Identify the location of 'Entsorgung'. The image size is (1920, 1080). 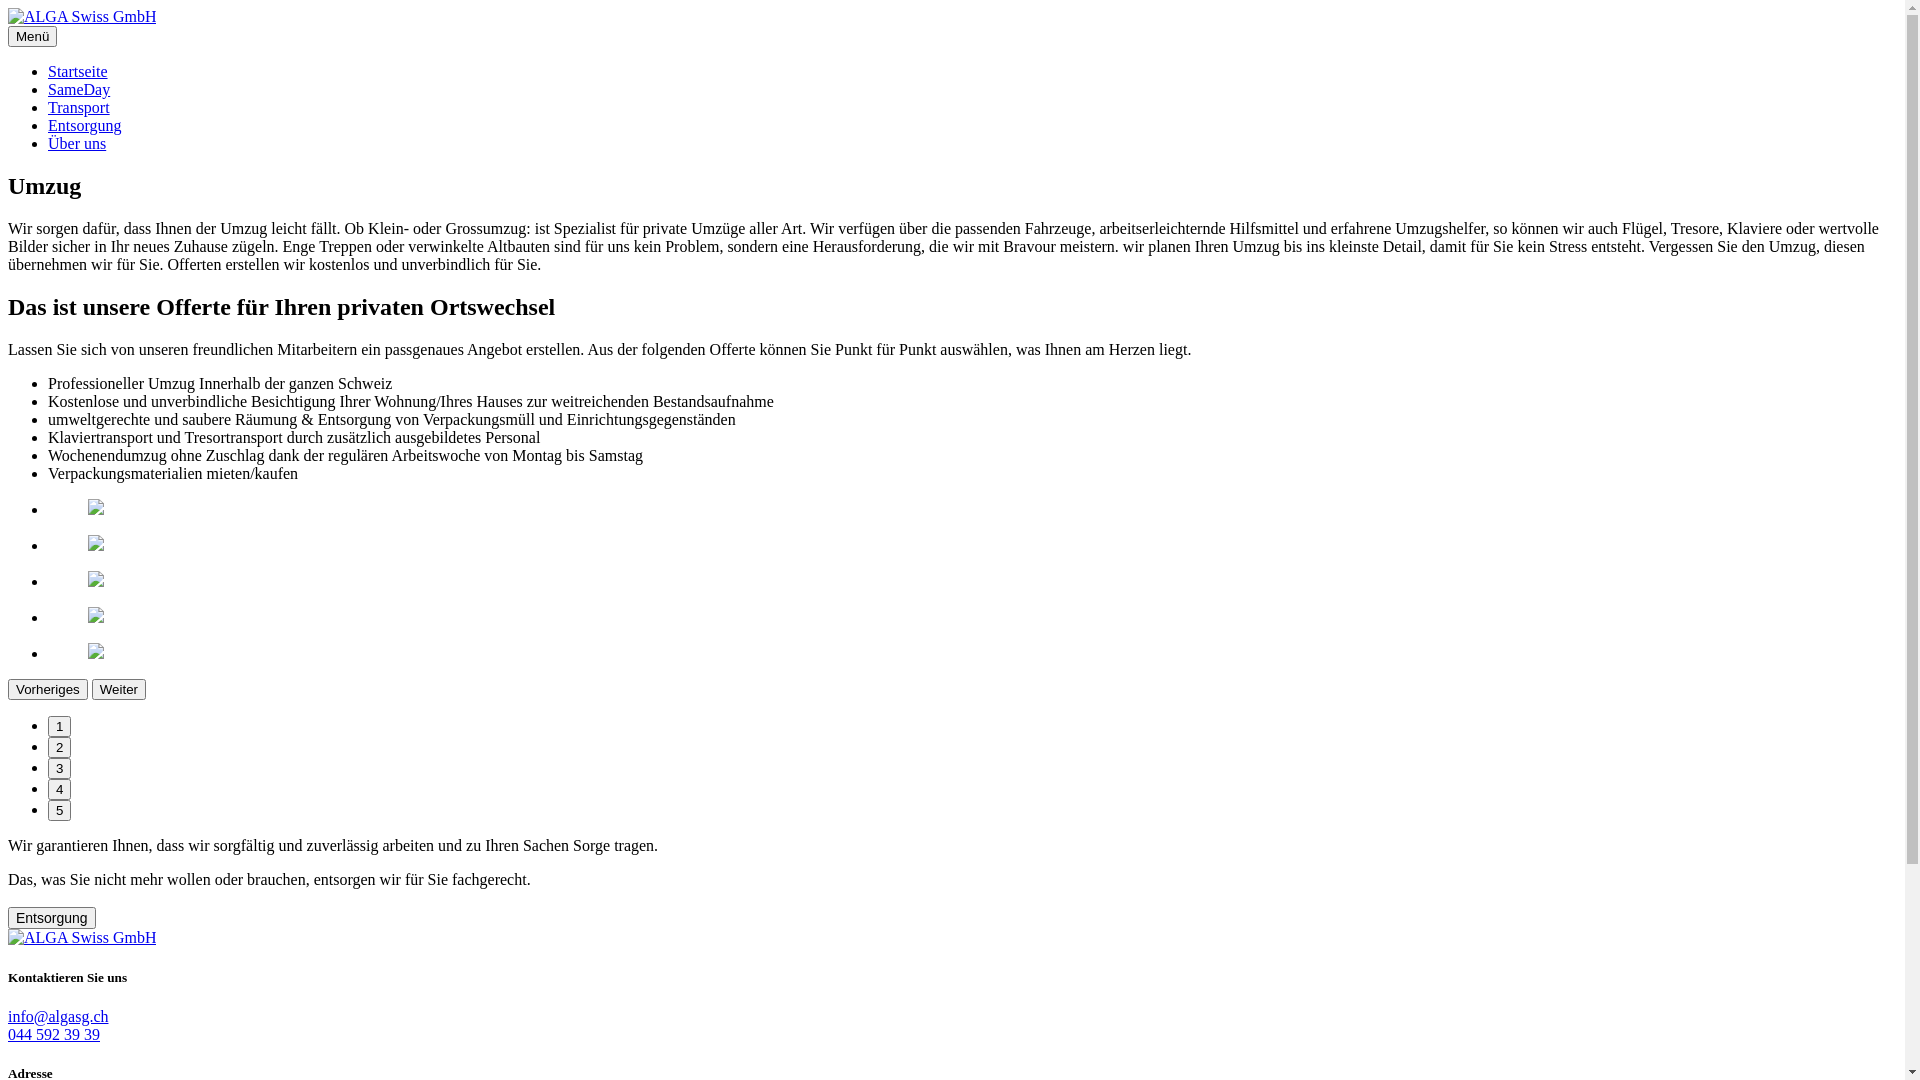
(83, 125).